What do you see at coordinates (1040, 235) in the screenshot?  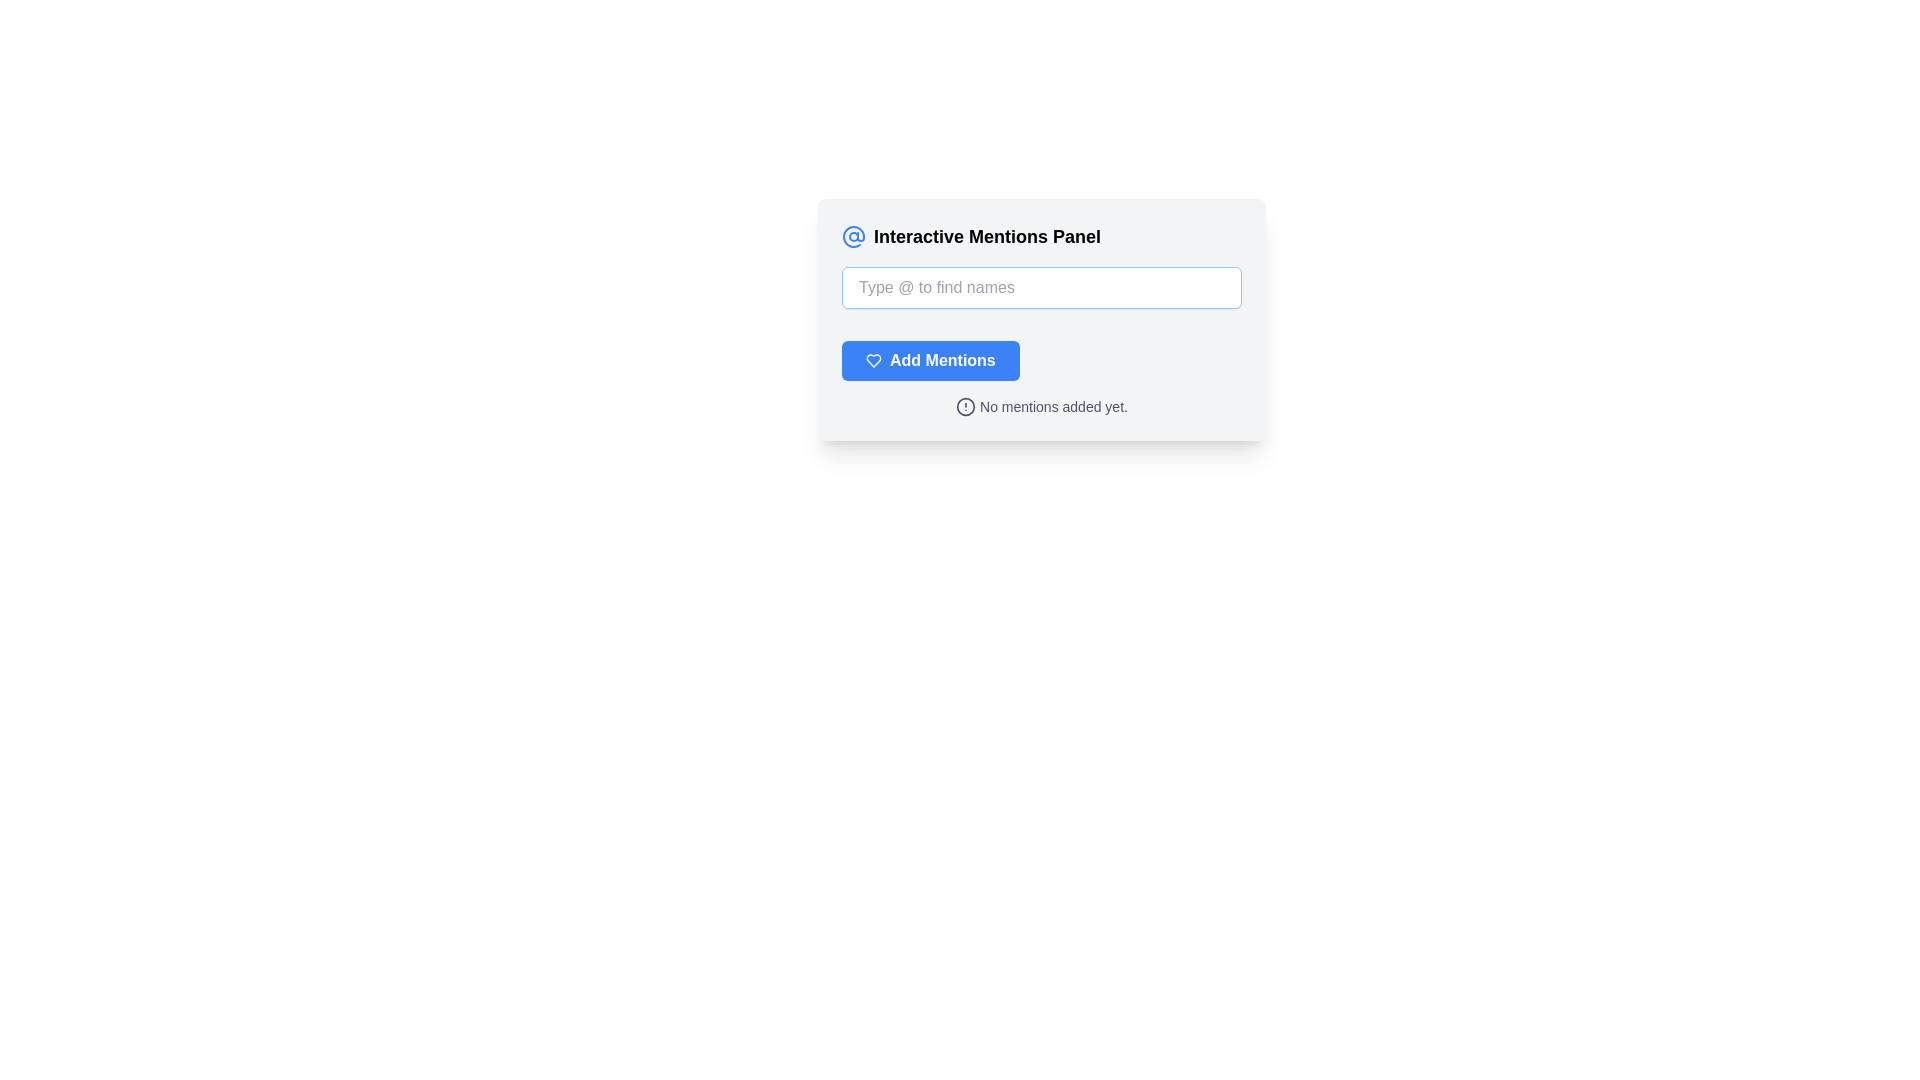 I see `the Text Label displaying 'Interactive Mentions Panel' in bold font, located at the top of the card interface, next to a blue '@' icon` at bounding box center [1040, 235].